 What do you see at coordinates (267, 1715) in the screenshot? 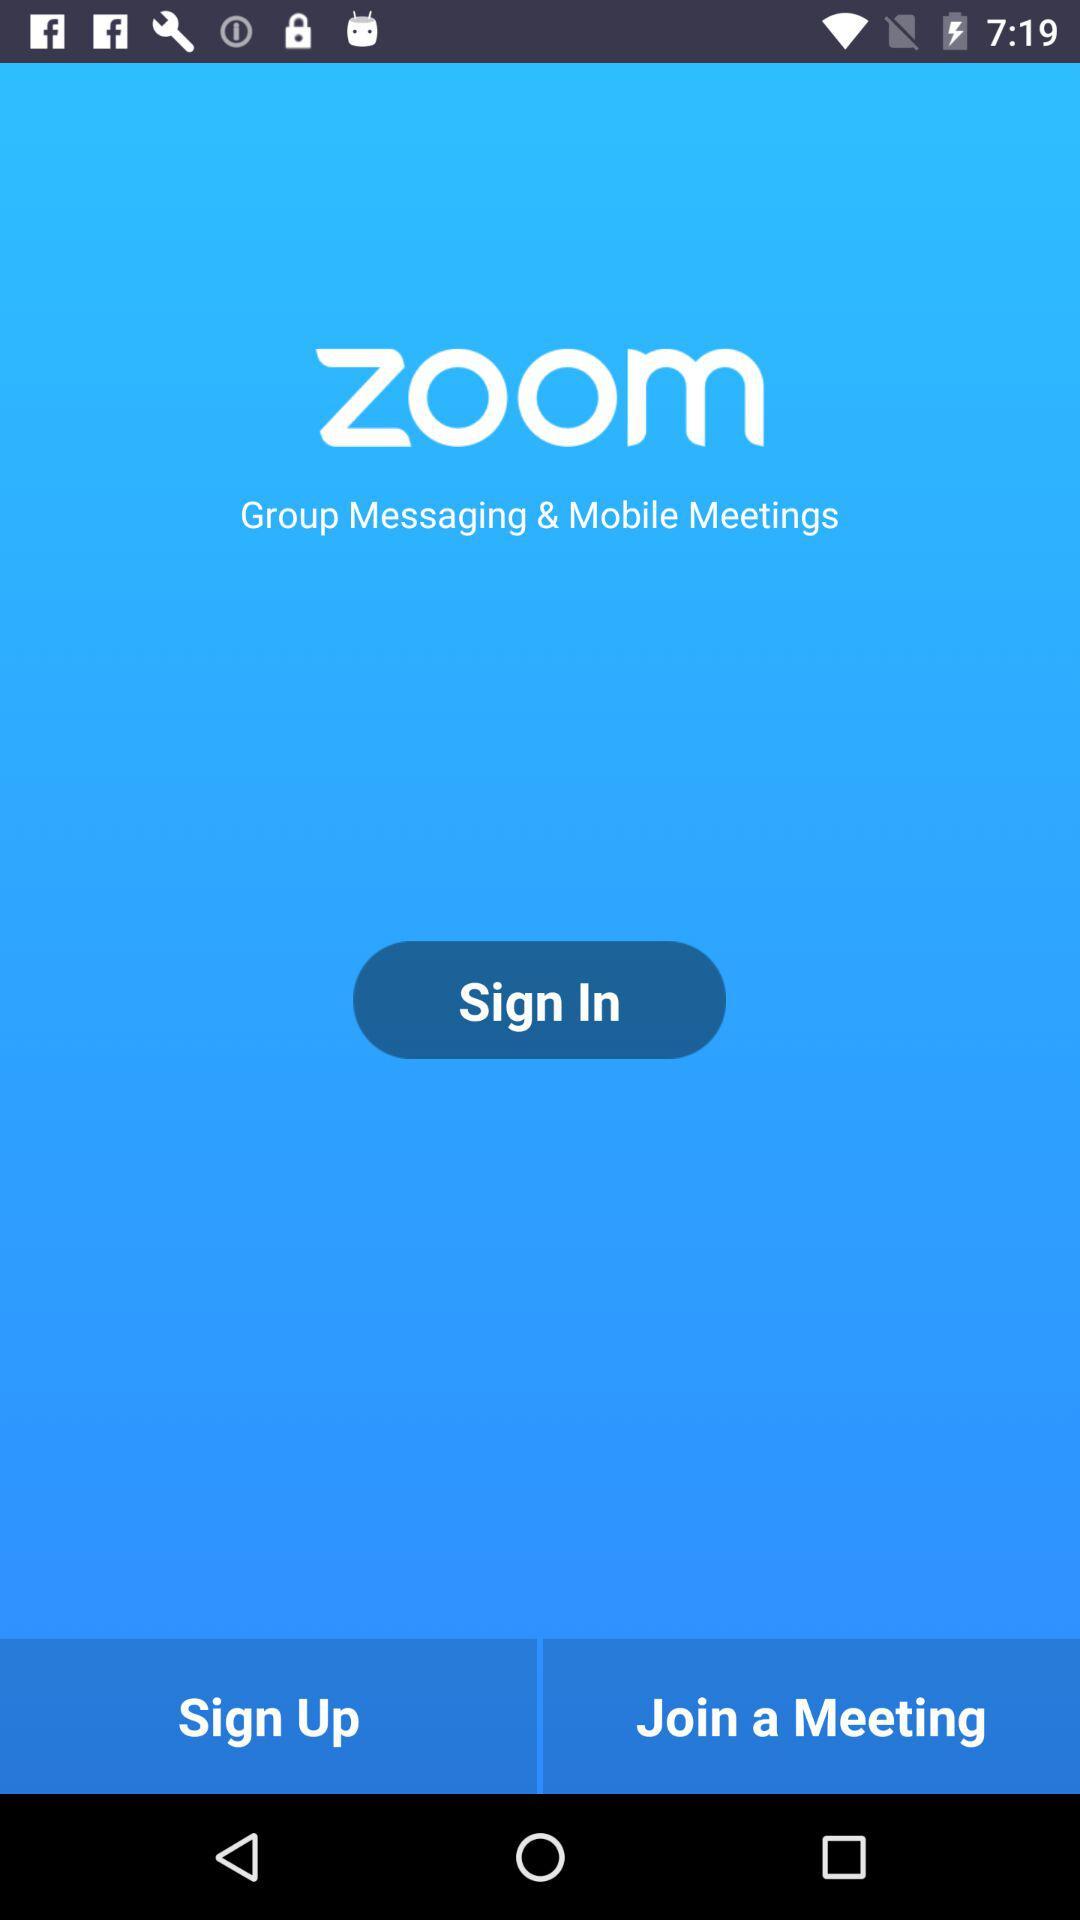
I see `item at the bottom left corner` at bounding box center [267, 1715].